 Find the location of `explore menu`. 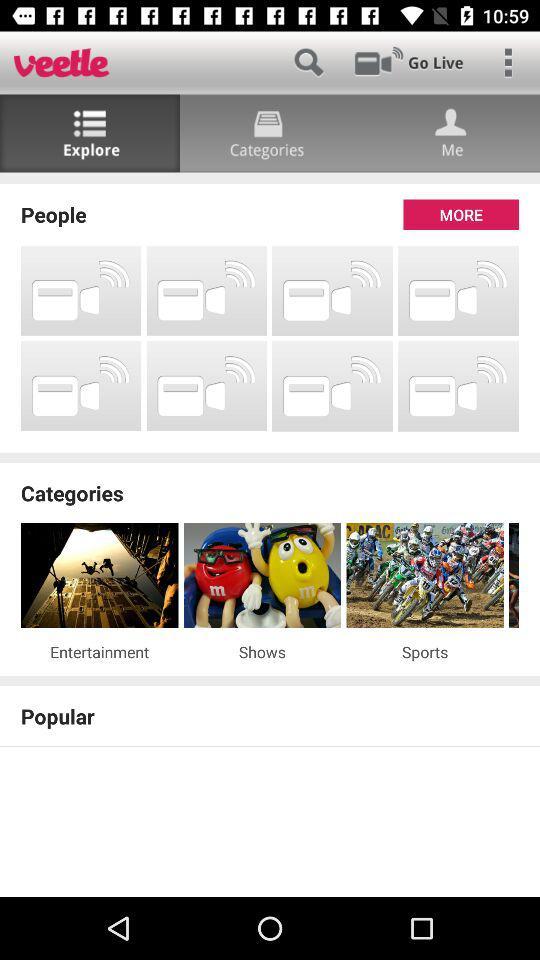

explore menu is located at coordinates (89, 132).